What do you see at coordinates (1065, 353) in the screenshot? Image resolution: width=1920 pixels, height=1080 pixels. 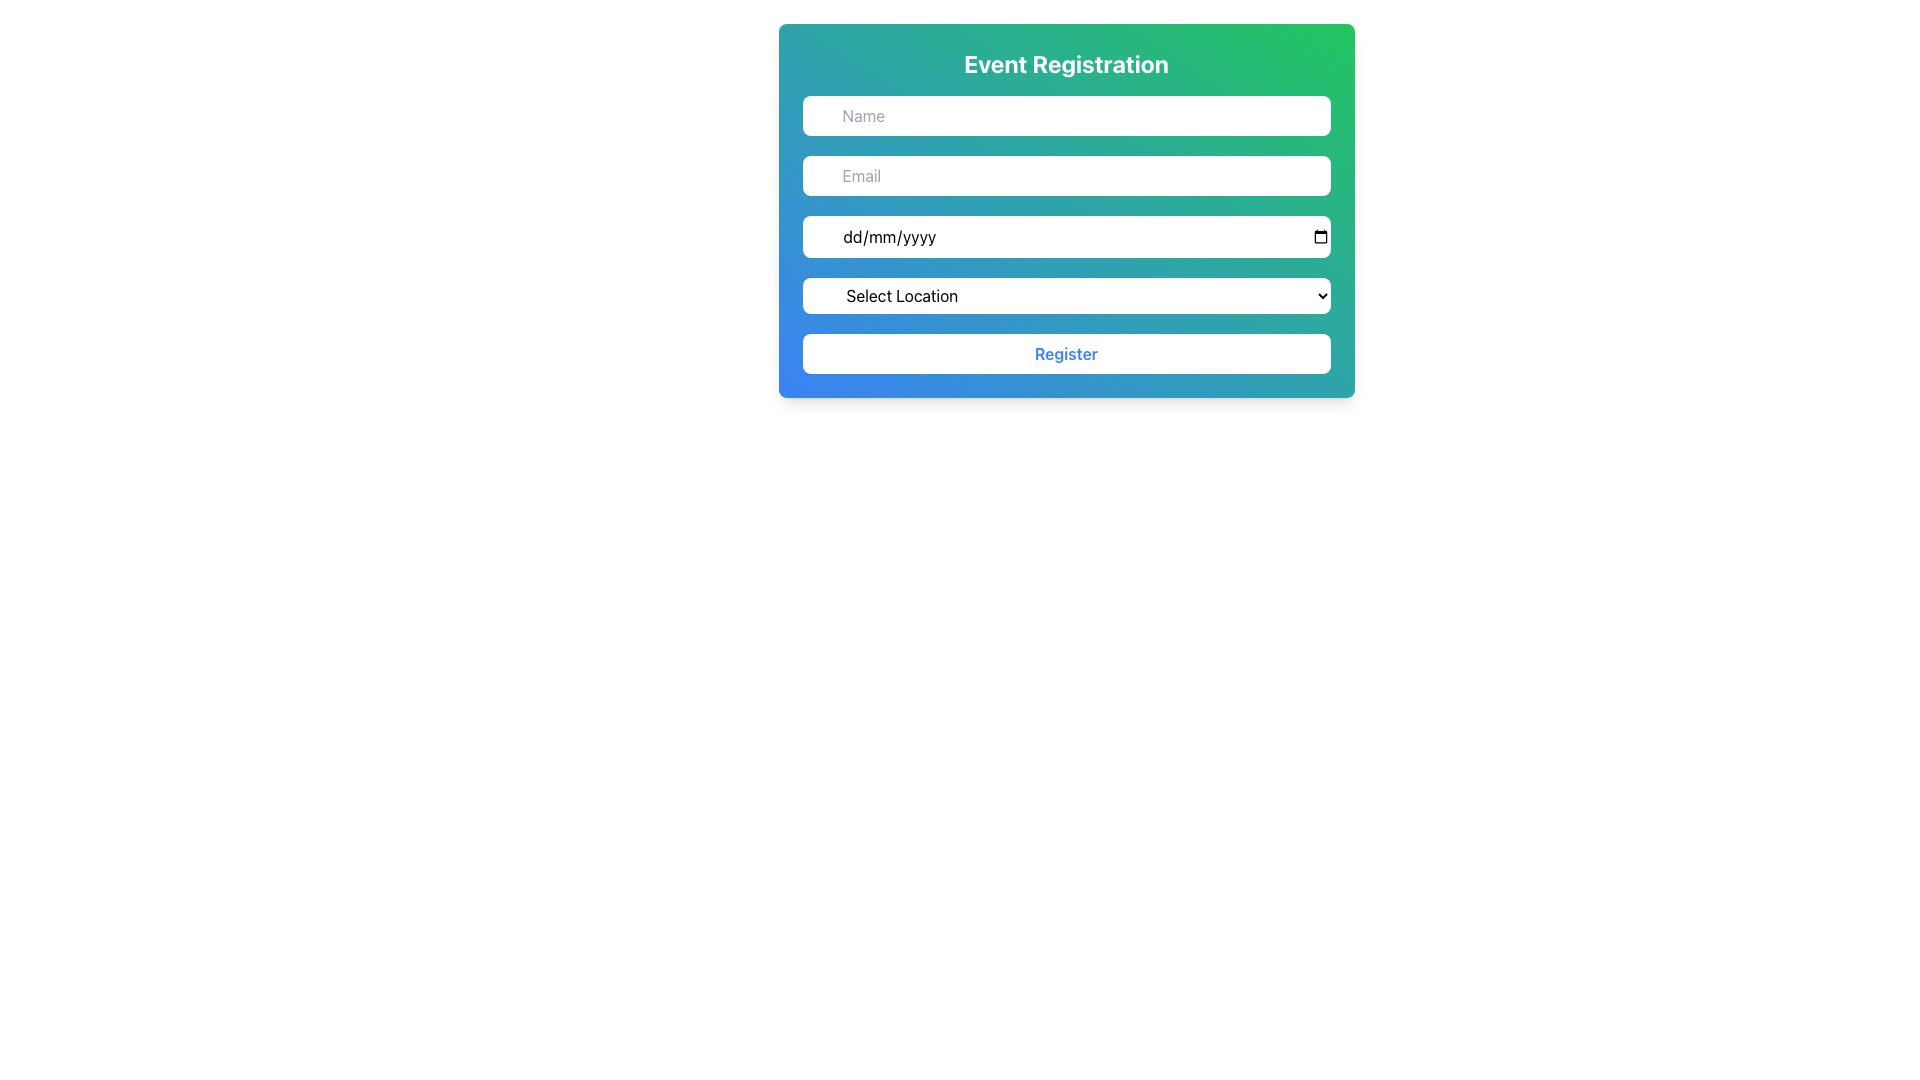 I see `the submission button located at the bottom of the form interface, directly beneath the 'Select Location' dropdown` at bounding box center [1065, 353].